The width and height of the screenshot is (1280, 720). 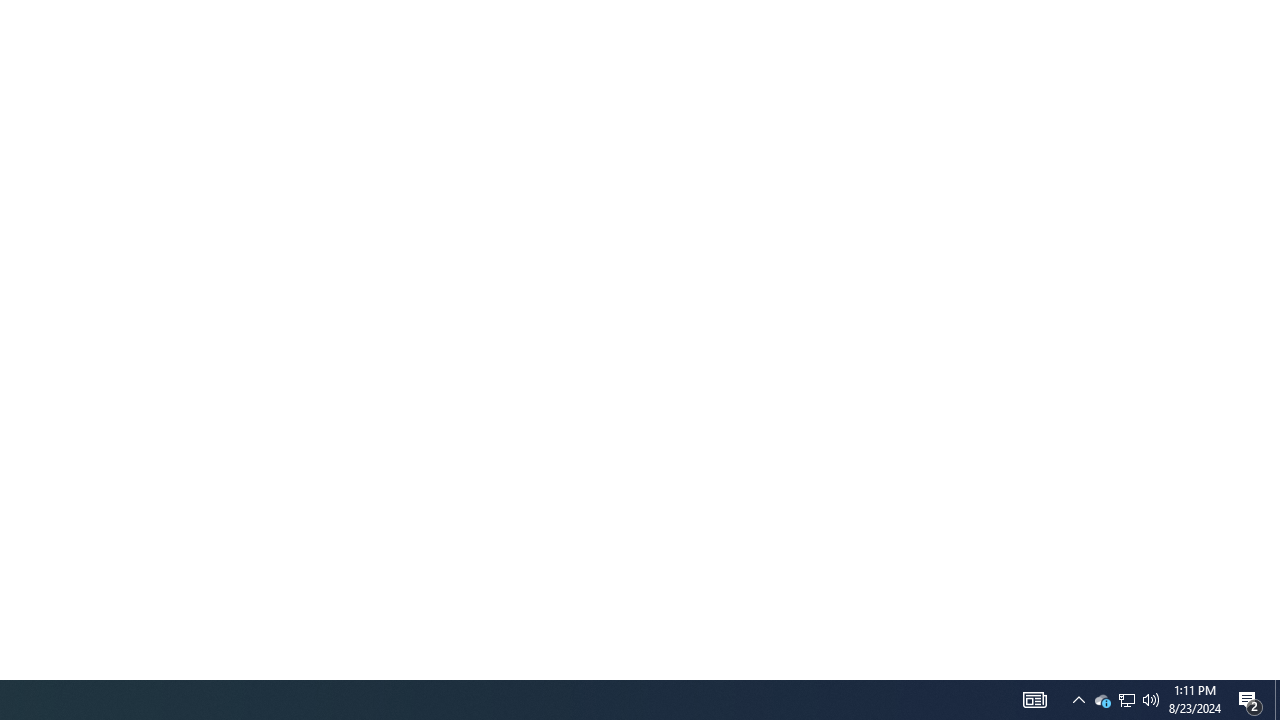 I want to click on 'Q2790: 100%', so click(x=1078, y=698).